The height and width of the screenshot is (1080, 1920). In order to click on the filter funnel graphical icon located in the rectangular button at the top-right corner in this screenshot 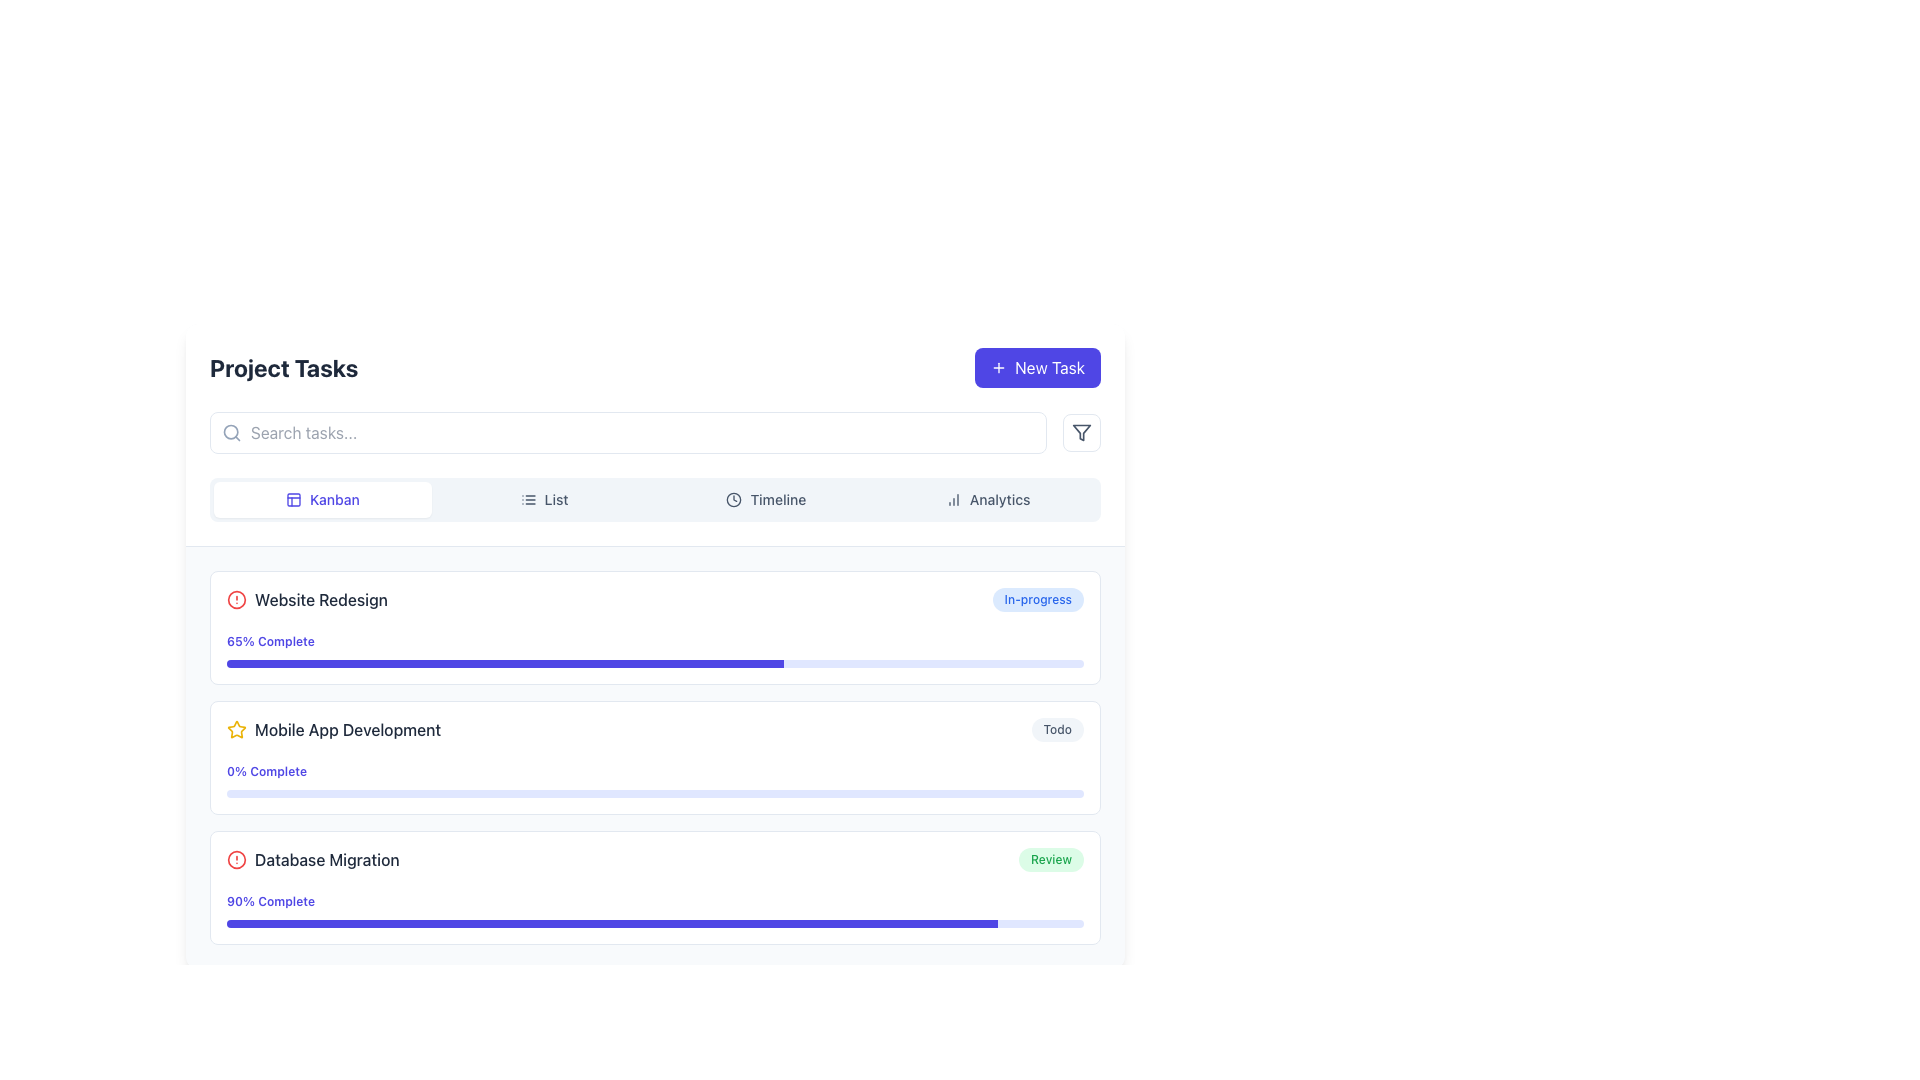, I will do `click(1080, 431)`.